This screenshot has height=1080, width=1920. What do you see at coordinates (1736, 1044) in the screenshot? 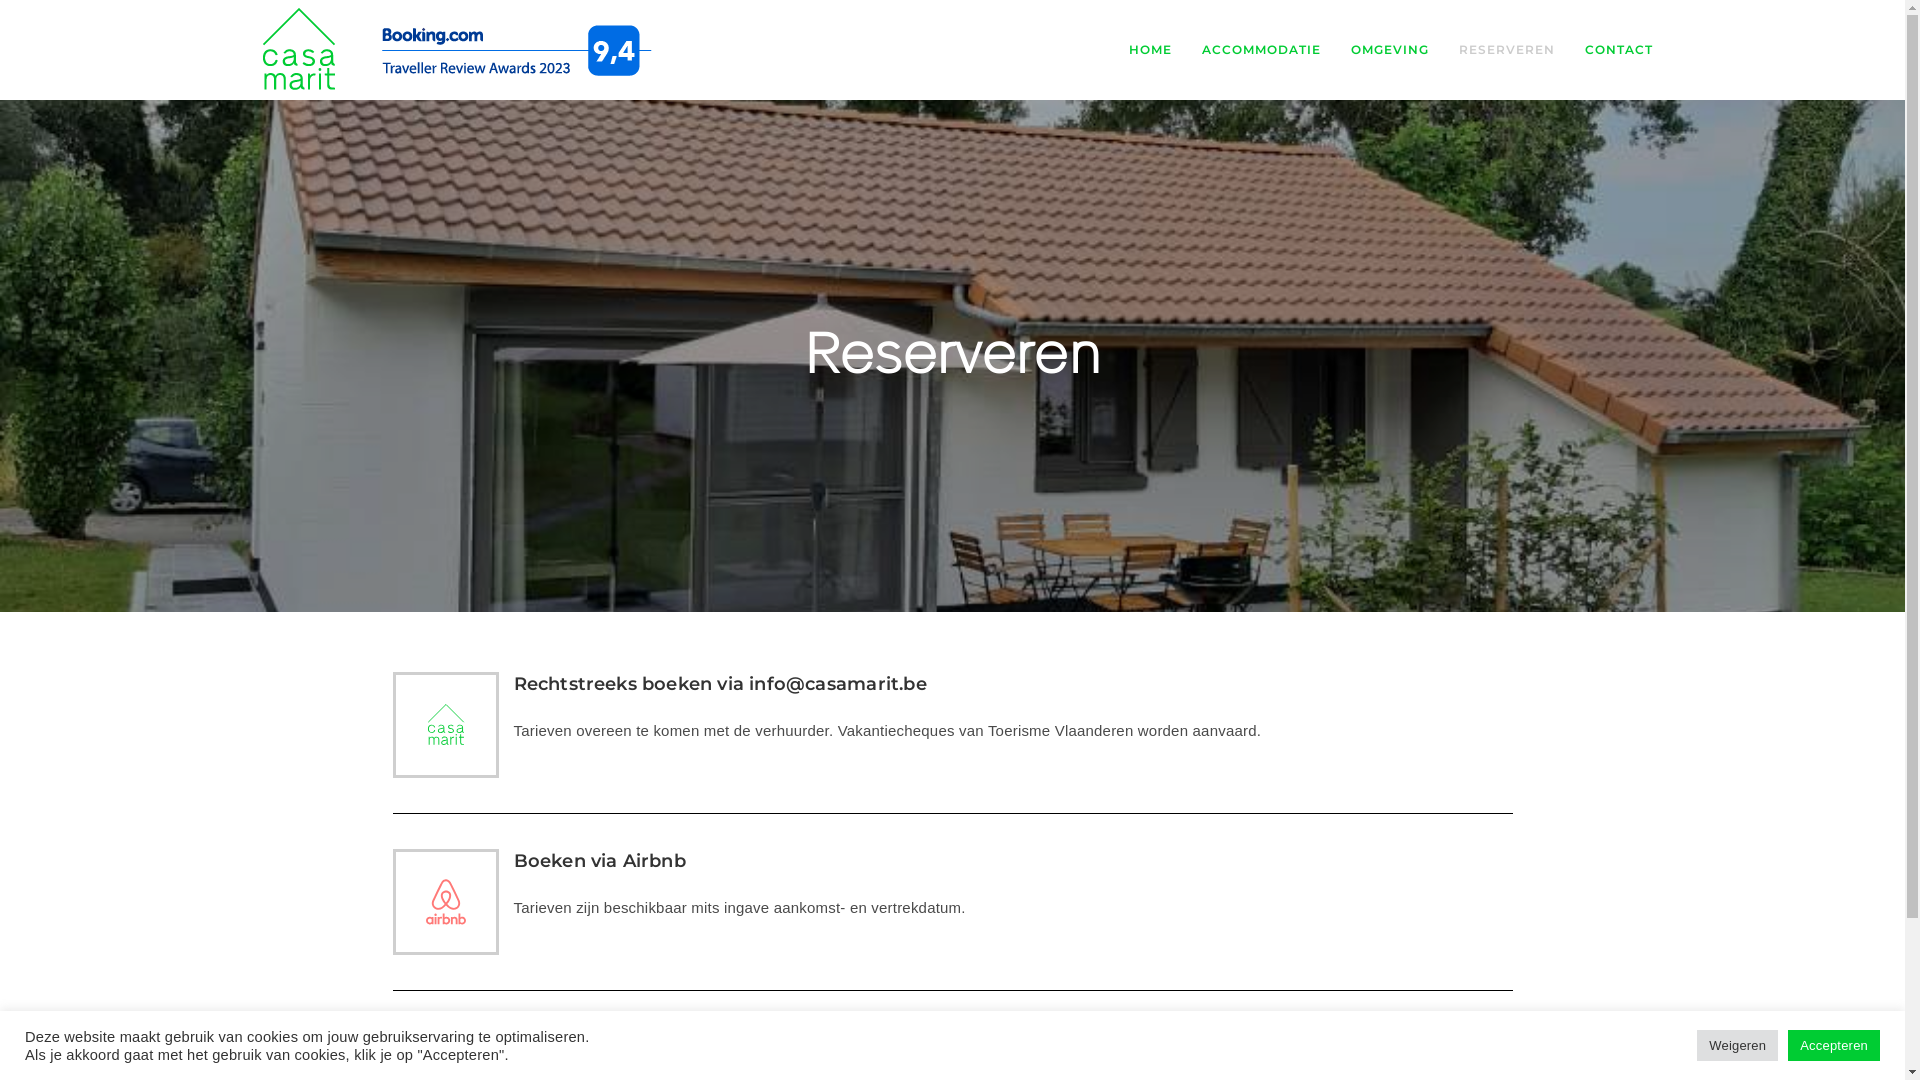
I see `'Weigeren'` at bounding box center [1736, 1044].